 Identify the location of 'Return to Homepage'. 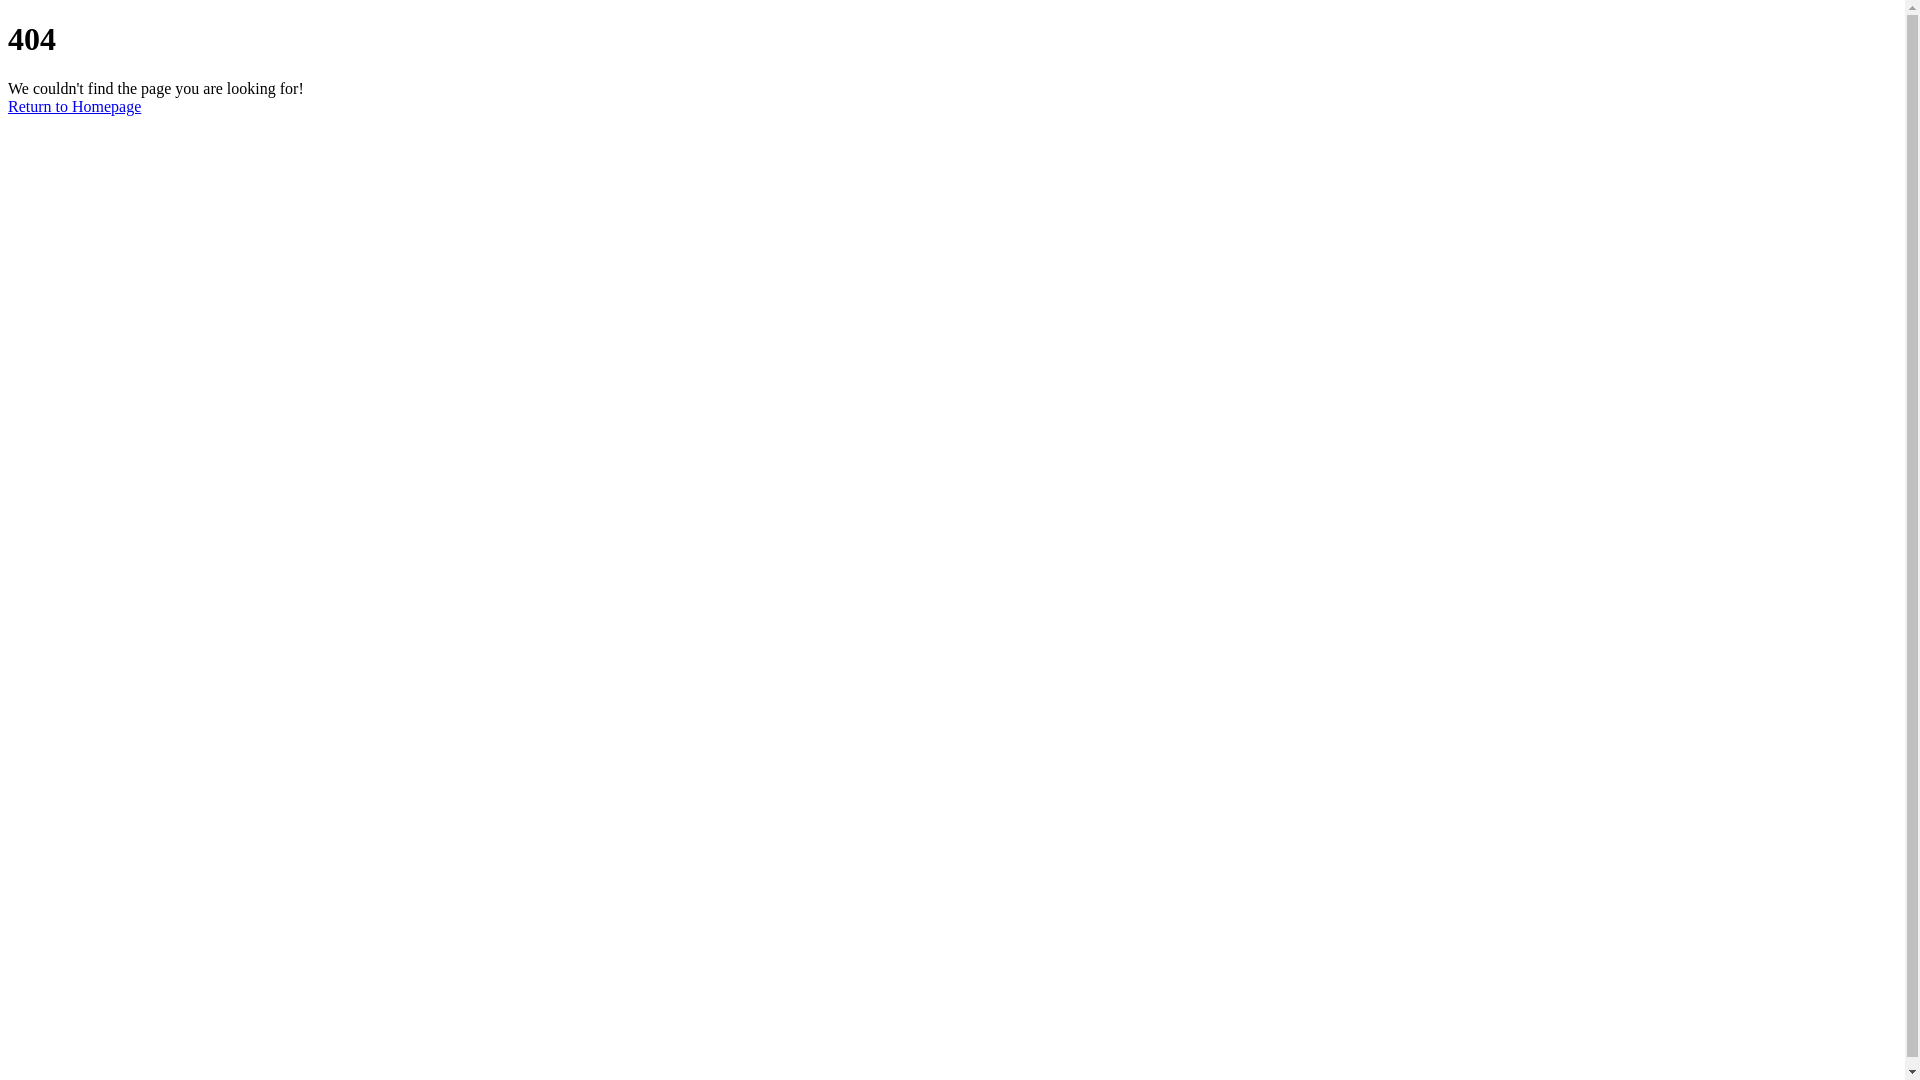
(74, 106).